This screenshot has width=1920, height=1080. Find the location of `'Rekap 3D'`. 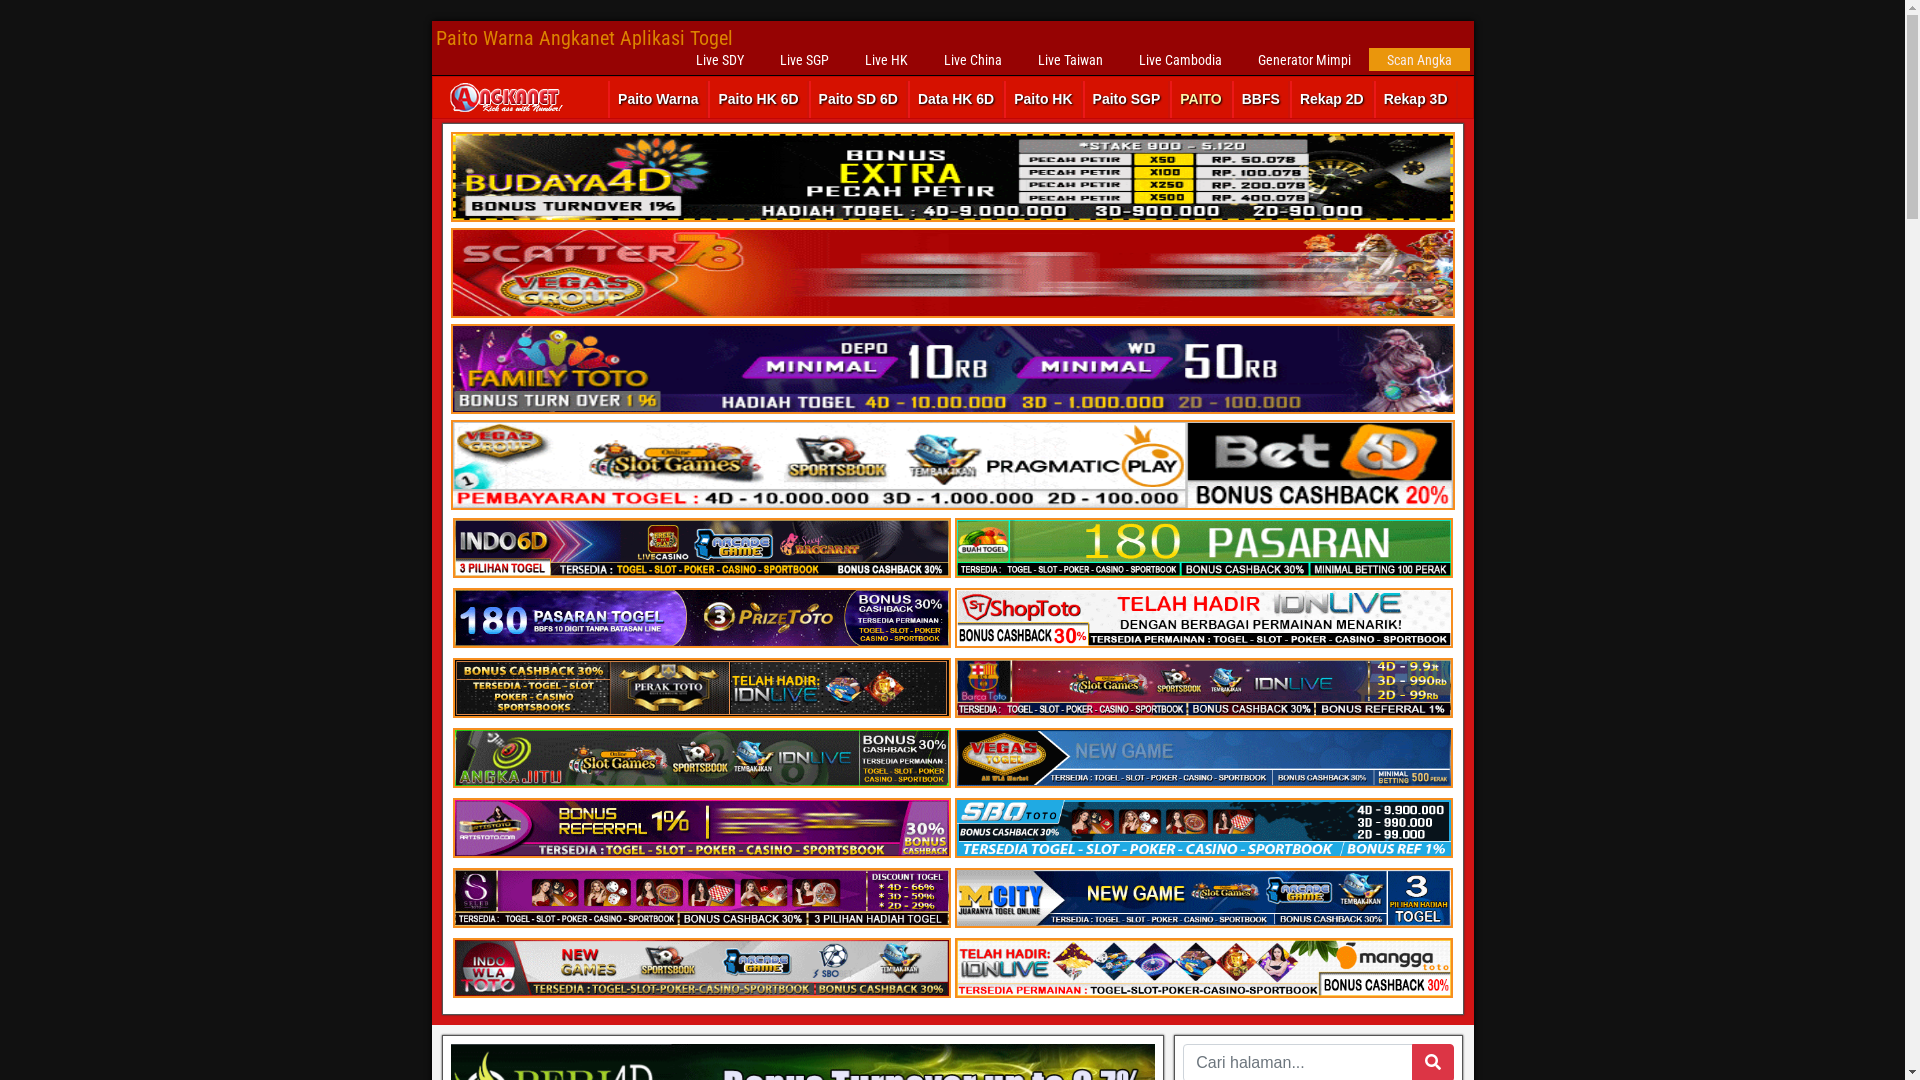

'Rekap 3D' is located at coordinates (1415, 99).